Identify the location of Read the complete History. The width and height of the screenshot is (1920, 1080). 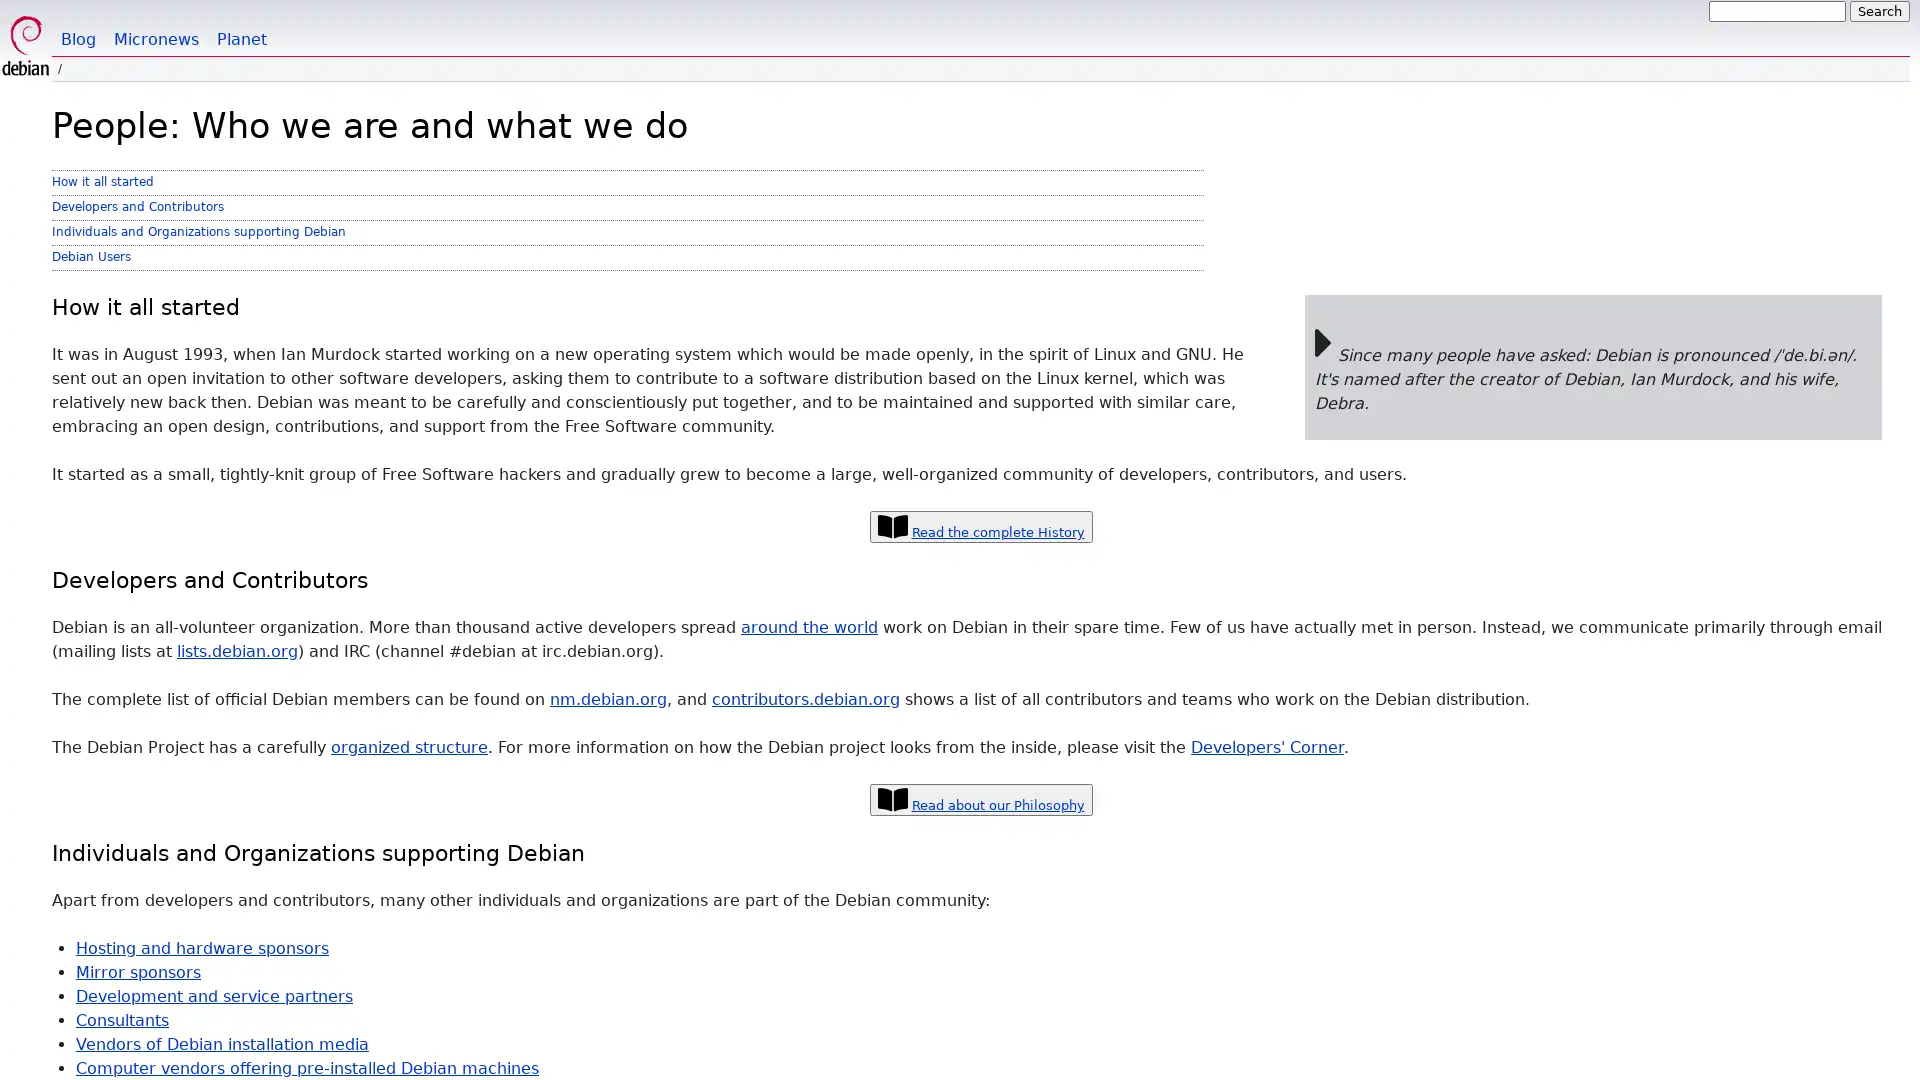
(980, 525).